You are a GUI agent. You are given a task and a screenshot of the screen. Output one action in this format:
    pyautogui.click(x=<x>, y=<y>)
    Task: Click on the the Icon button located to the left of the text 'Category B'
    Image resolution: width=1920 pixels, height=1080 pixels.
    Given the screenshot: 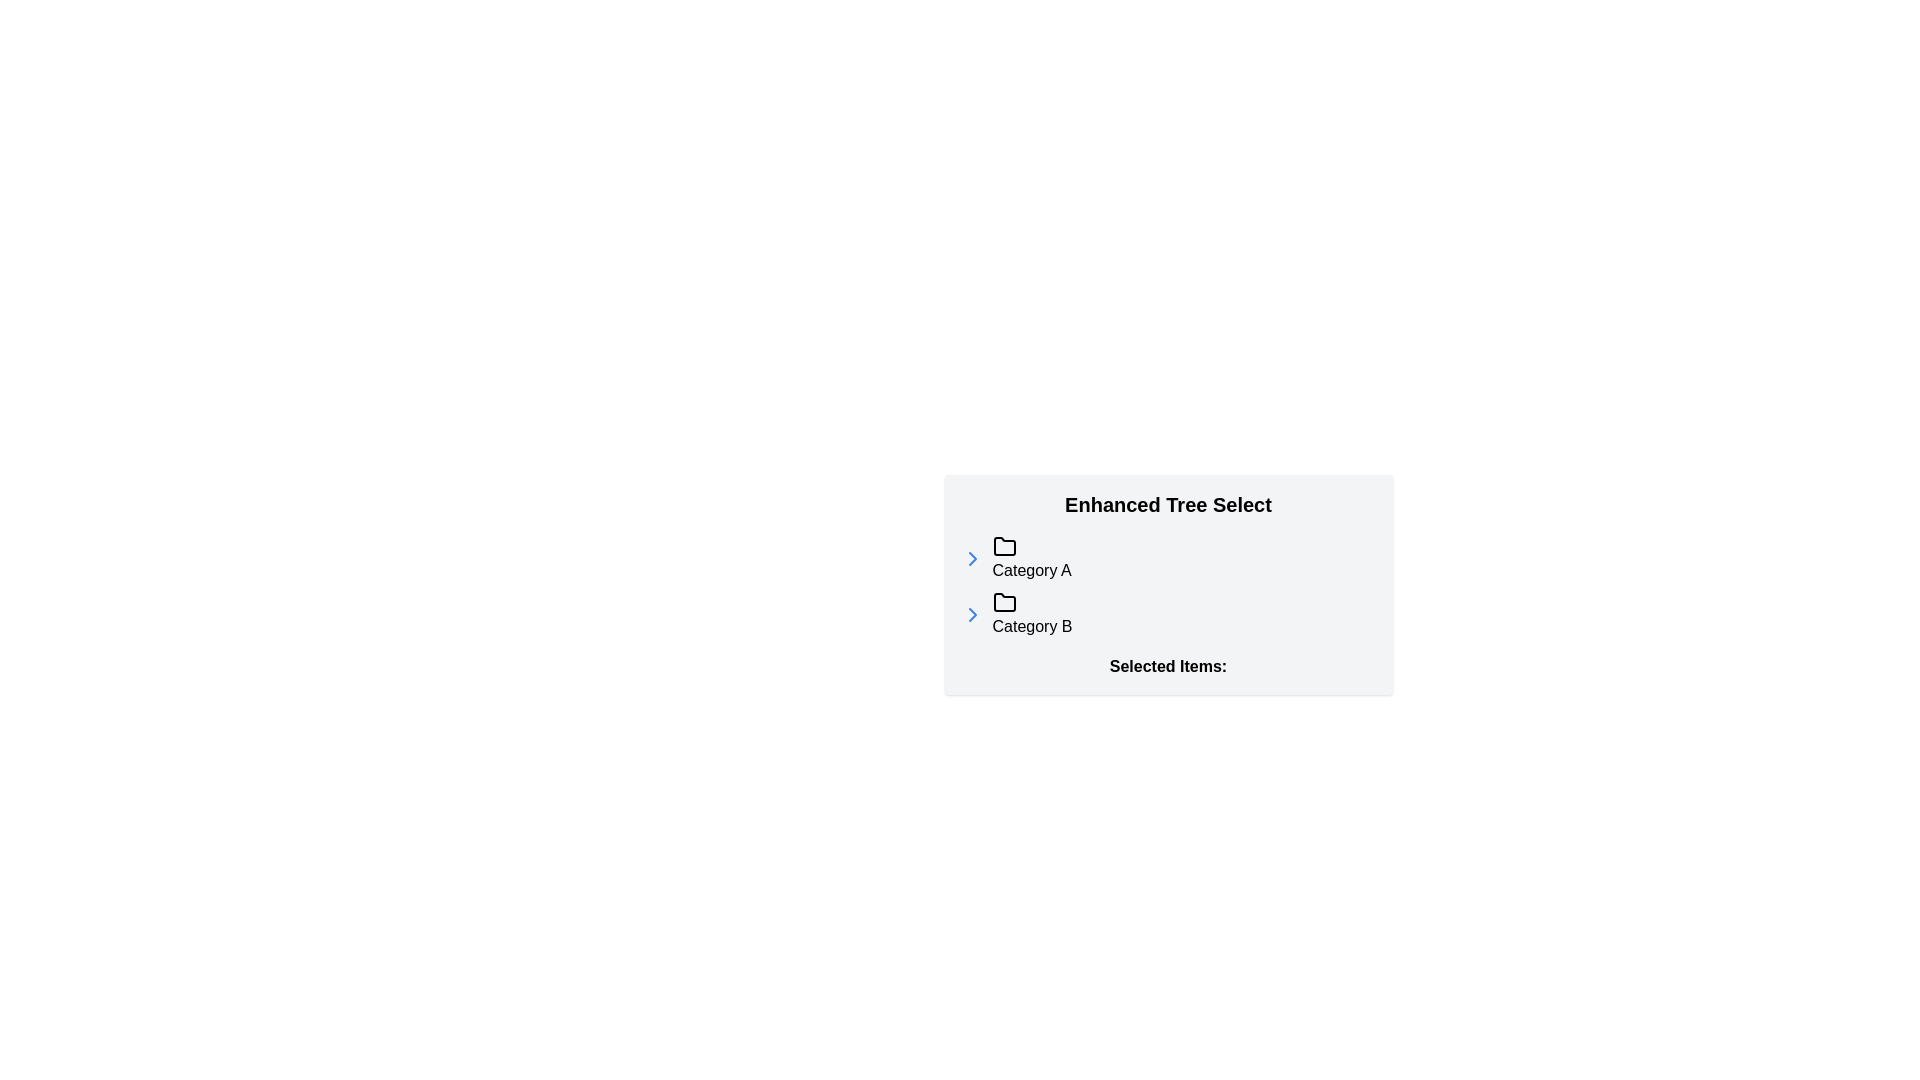 What is the action you would take?
    pyautogui.click(x=972, y=613)
    